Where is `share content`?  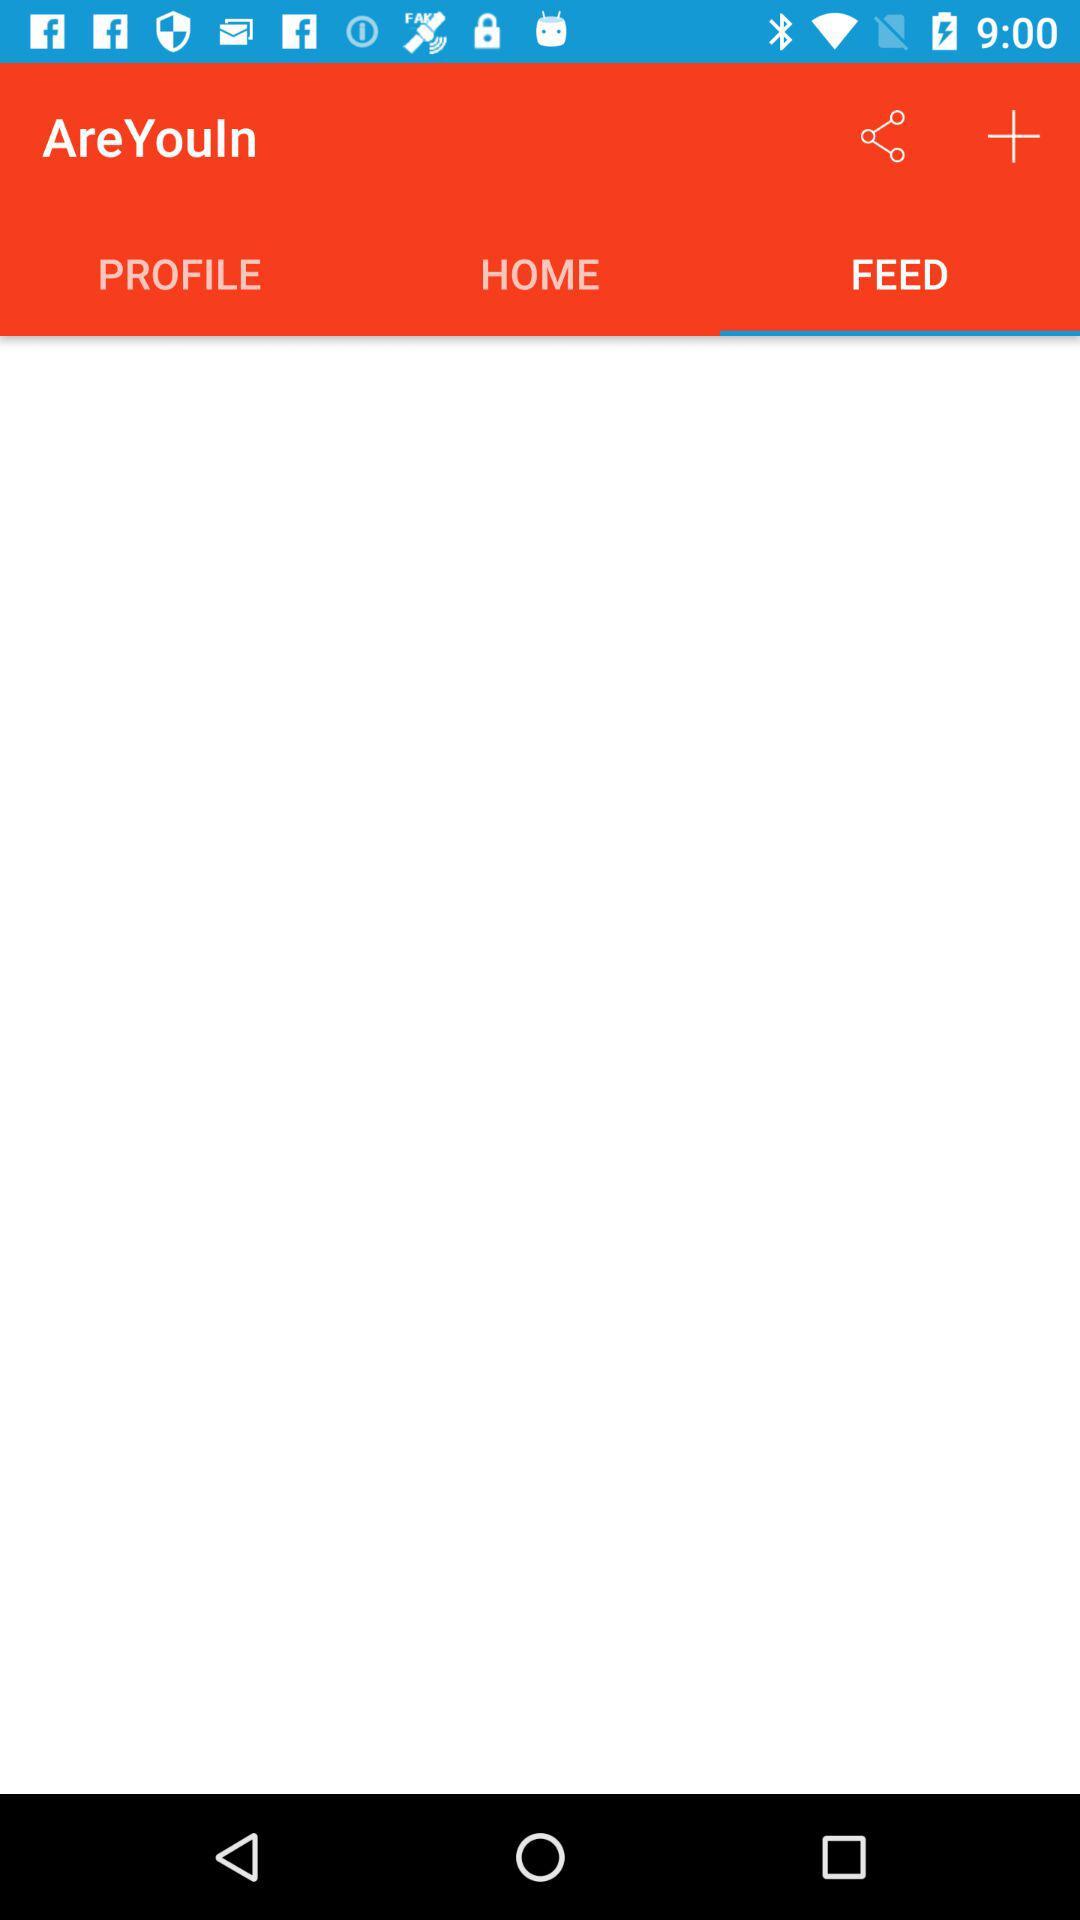
share content is located at coordinates (882, 135).